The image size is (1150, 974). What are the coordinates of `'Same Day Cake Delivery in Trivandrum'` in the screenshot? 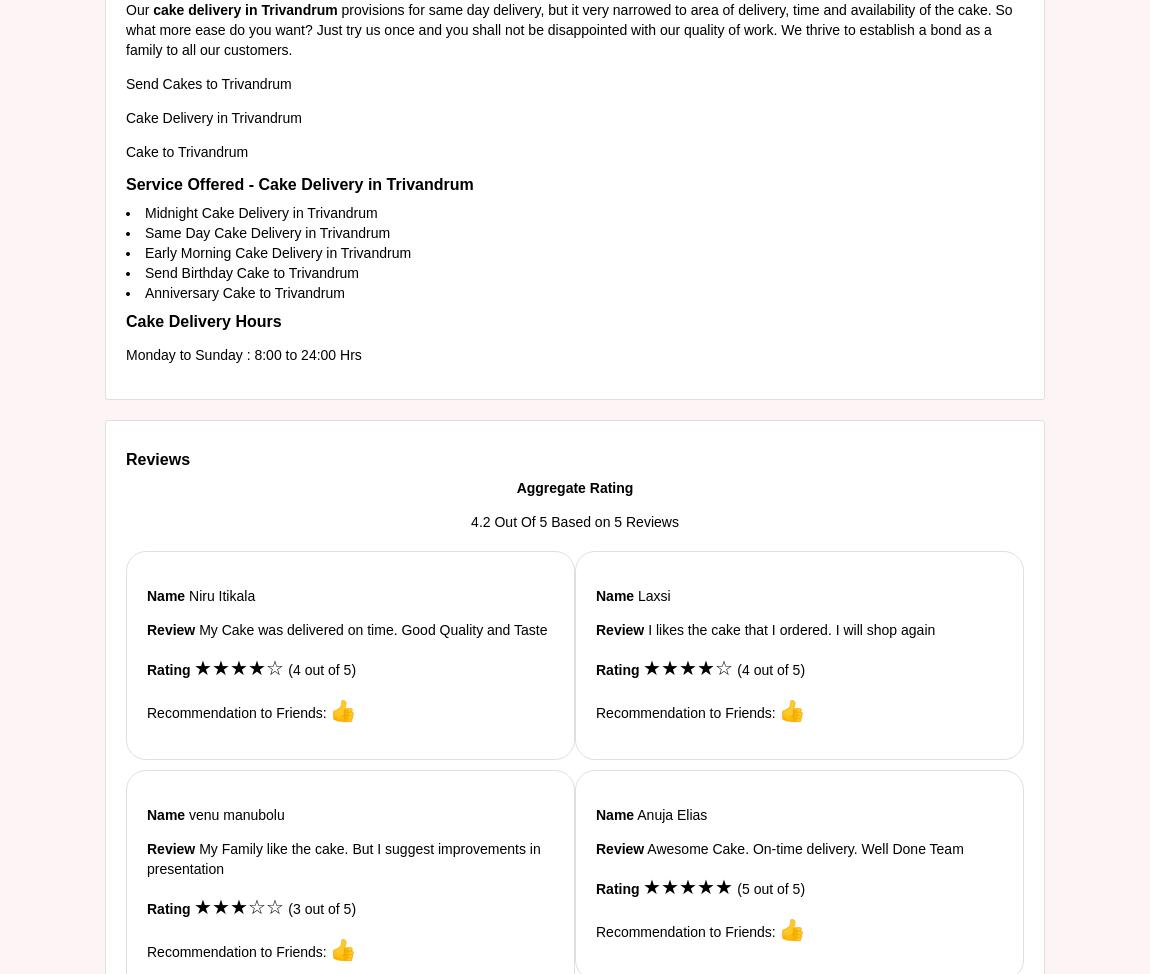 It's located at (266, 232).